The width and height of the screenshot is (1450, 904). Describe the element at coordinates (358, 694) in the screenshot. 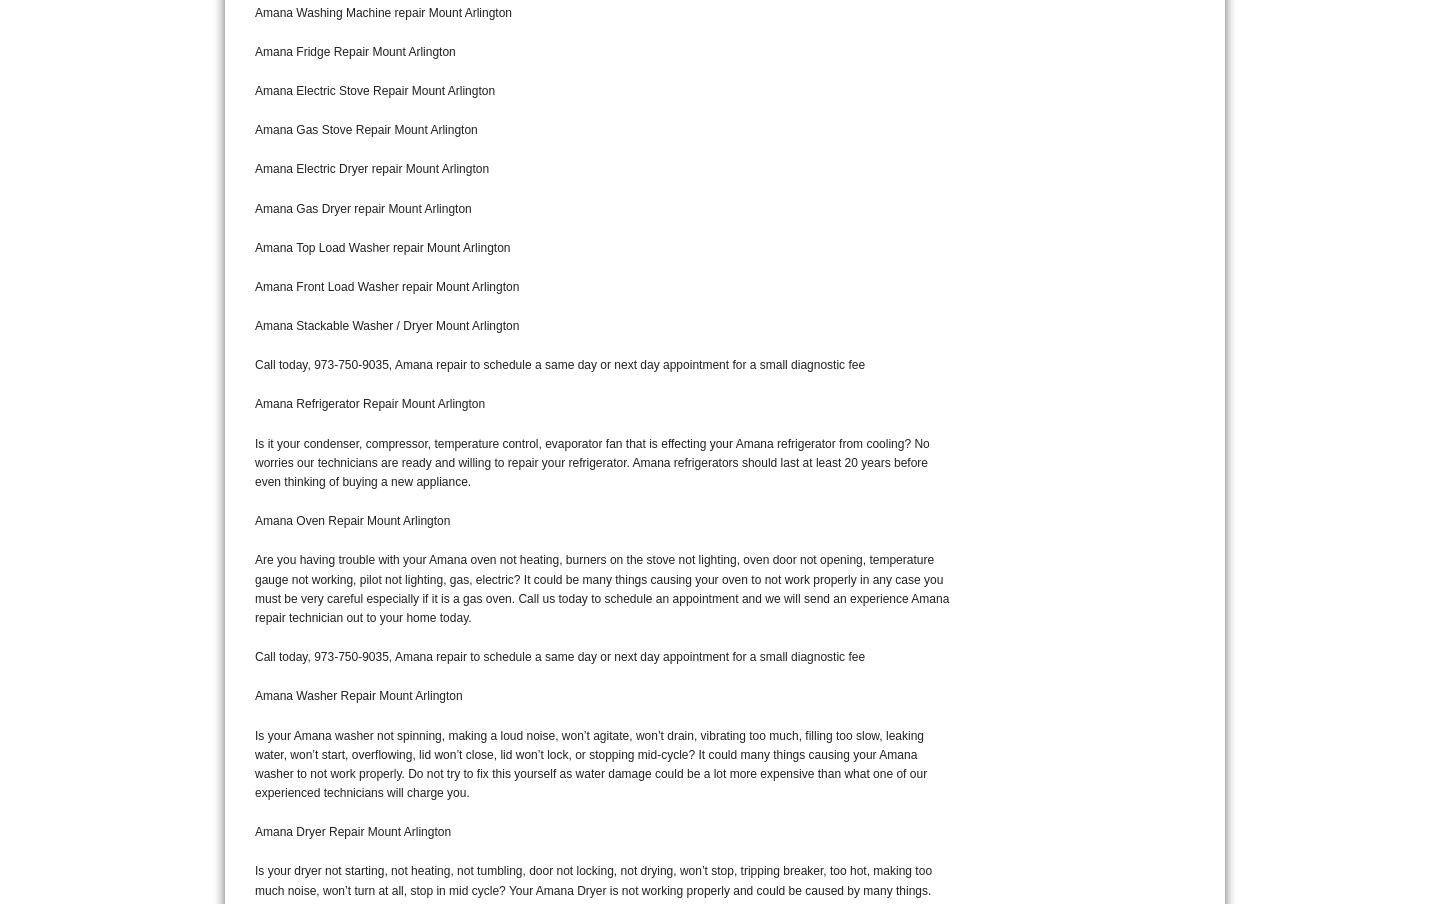

I see `'Amana Washer Repair Mount Arlington'` at that location.